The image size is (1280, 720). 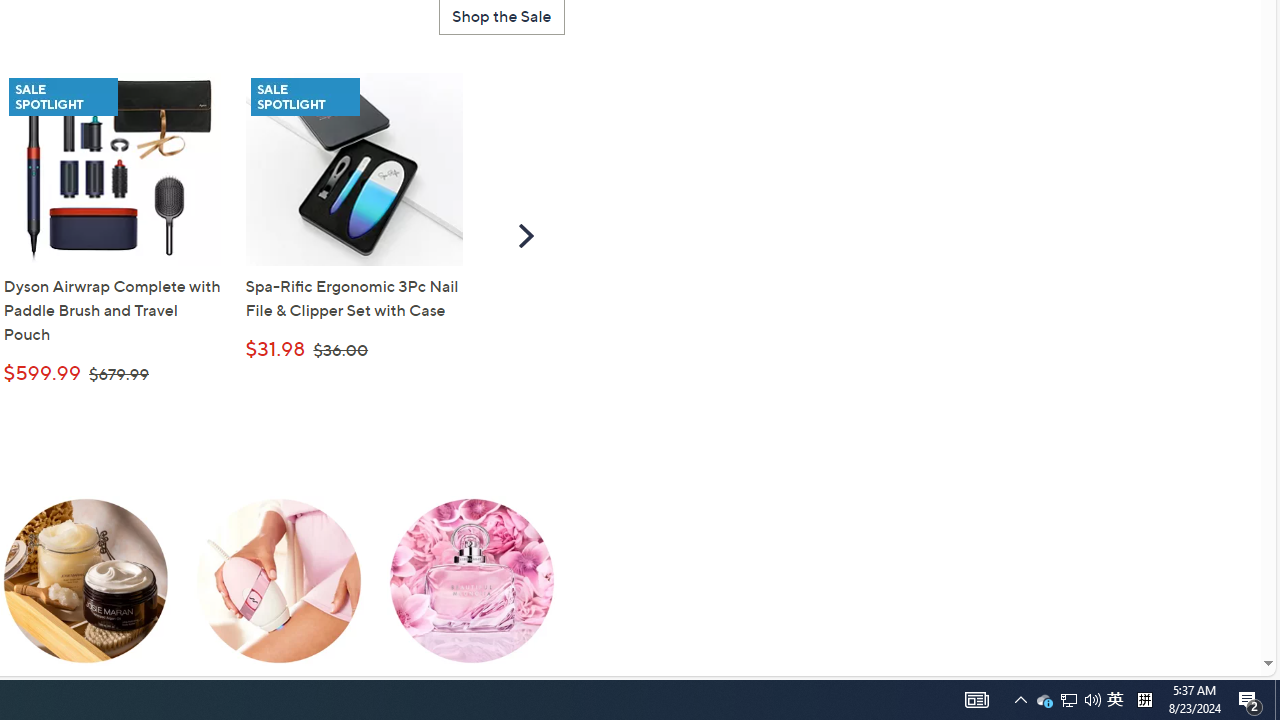 What do you see at coordinates (470, 595) in the screenshot?
I see `'Fragrance'` at bounding box center [470, 595].